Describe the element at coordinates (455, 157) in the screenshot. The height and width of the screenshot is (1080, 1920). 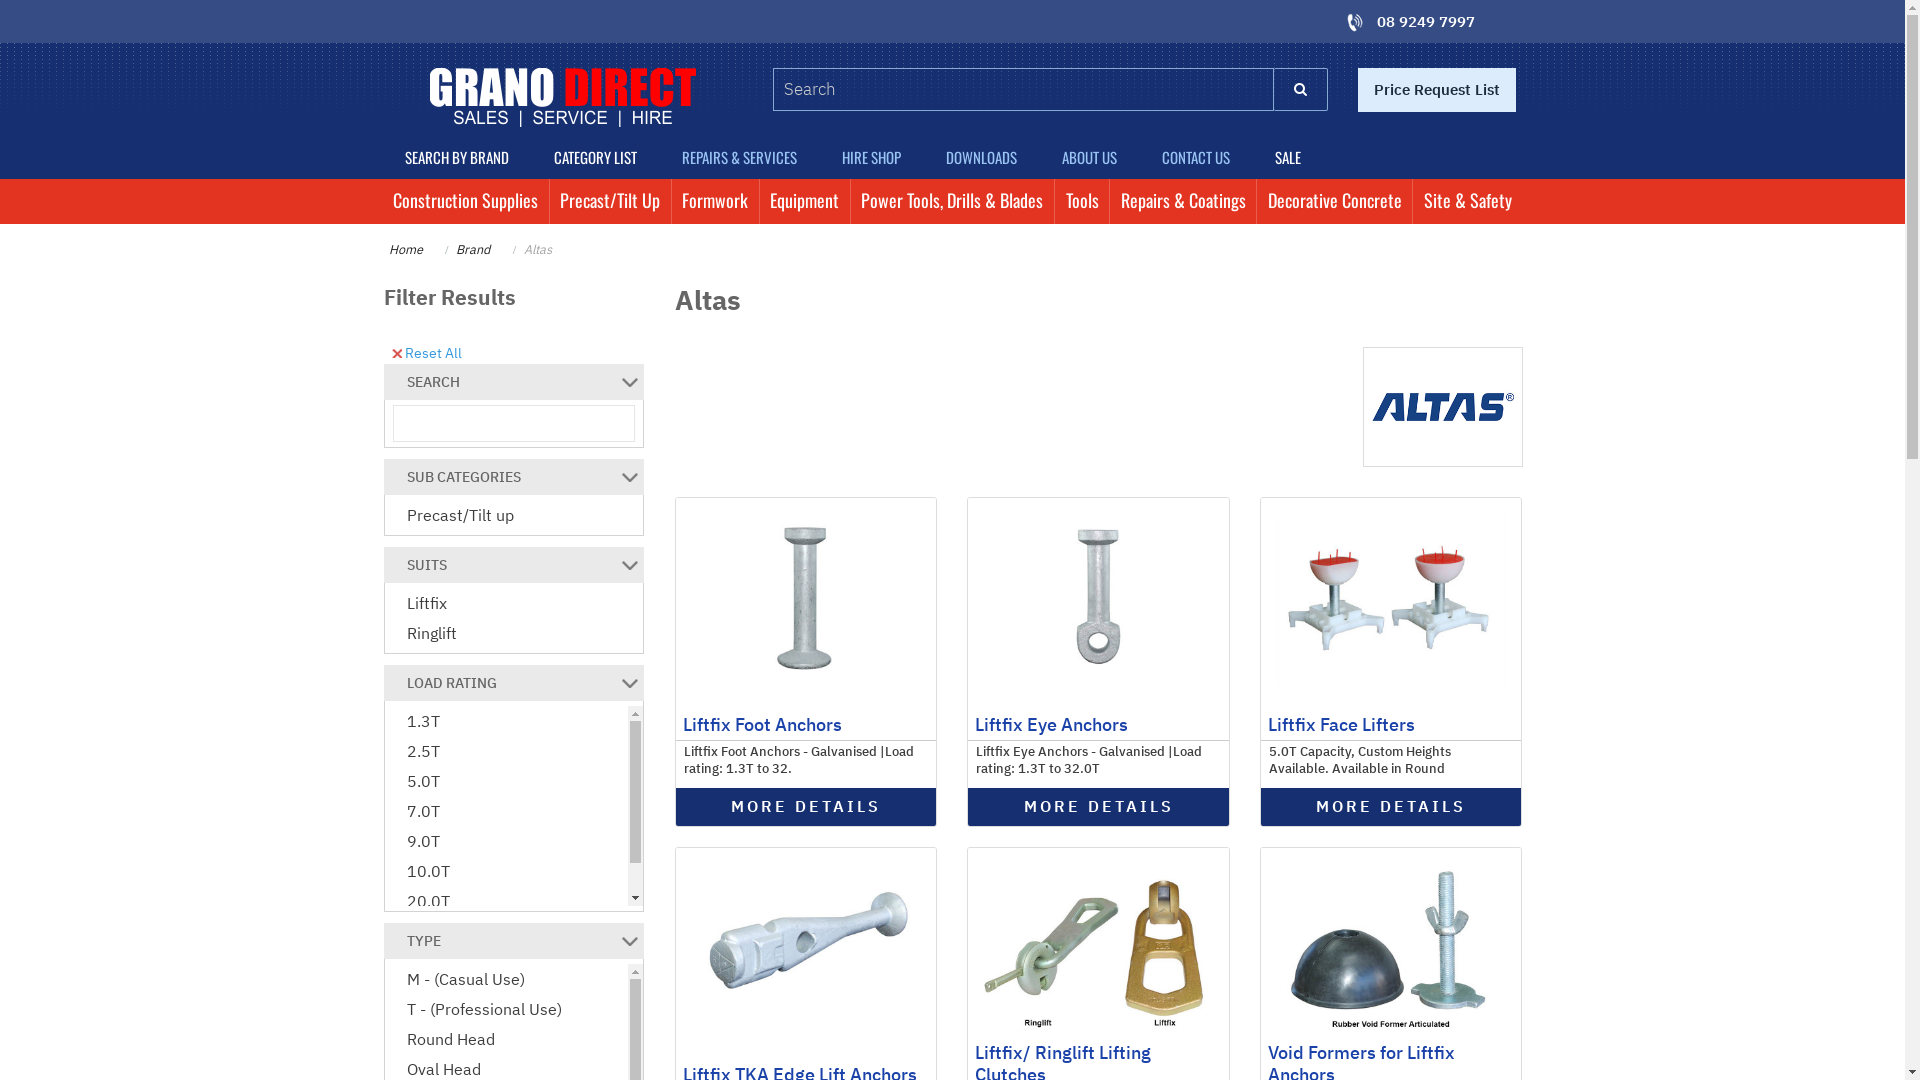
I see `'SEARCH BY BRAND'` at that location.